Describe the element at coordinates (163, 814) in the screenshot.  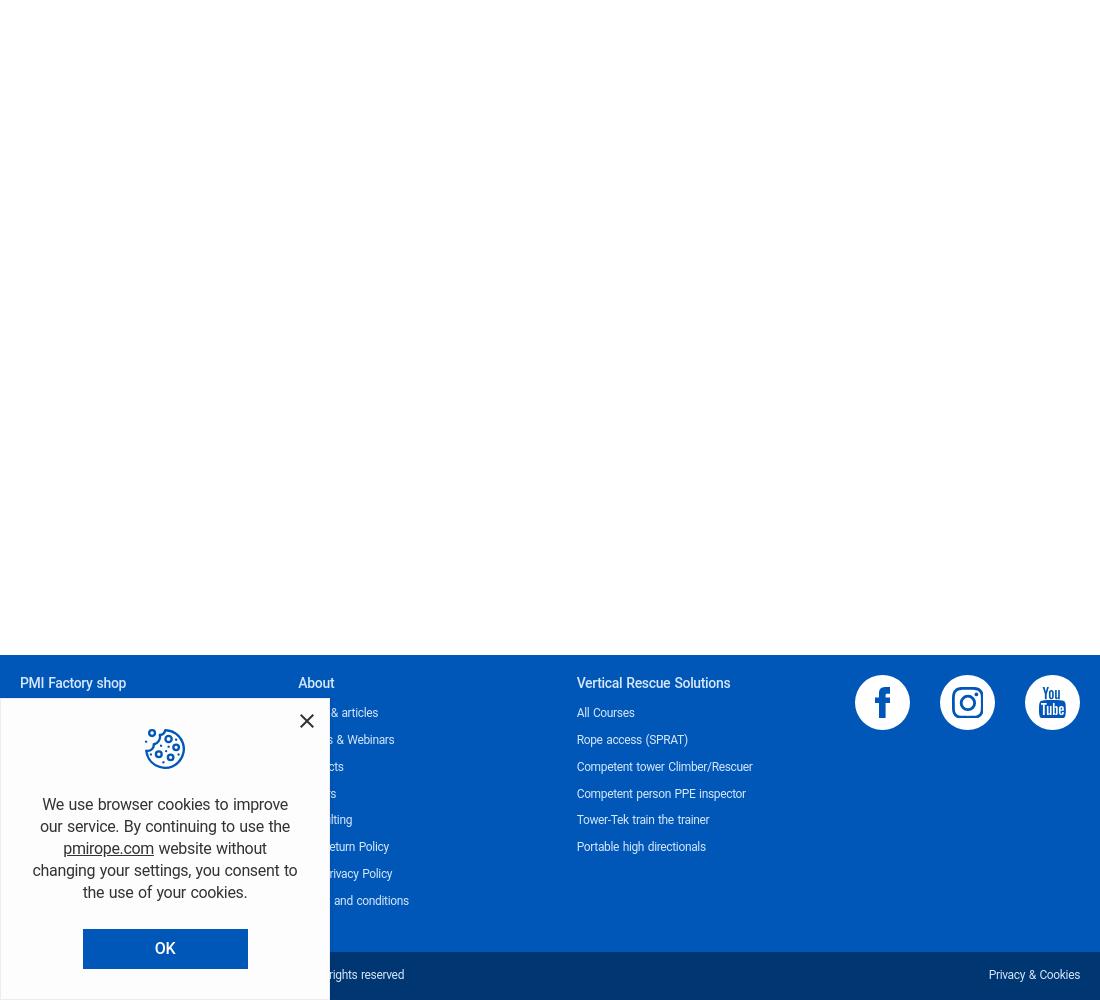
I see `'We use browser cookies to improve our service. By continuing to use the'` at that location.